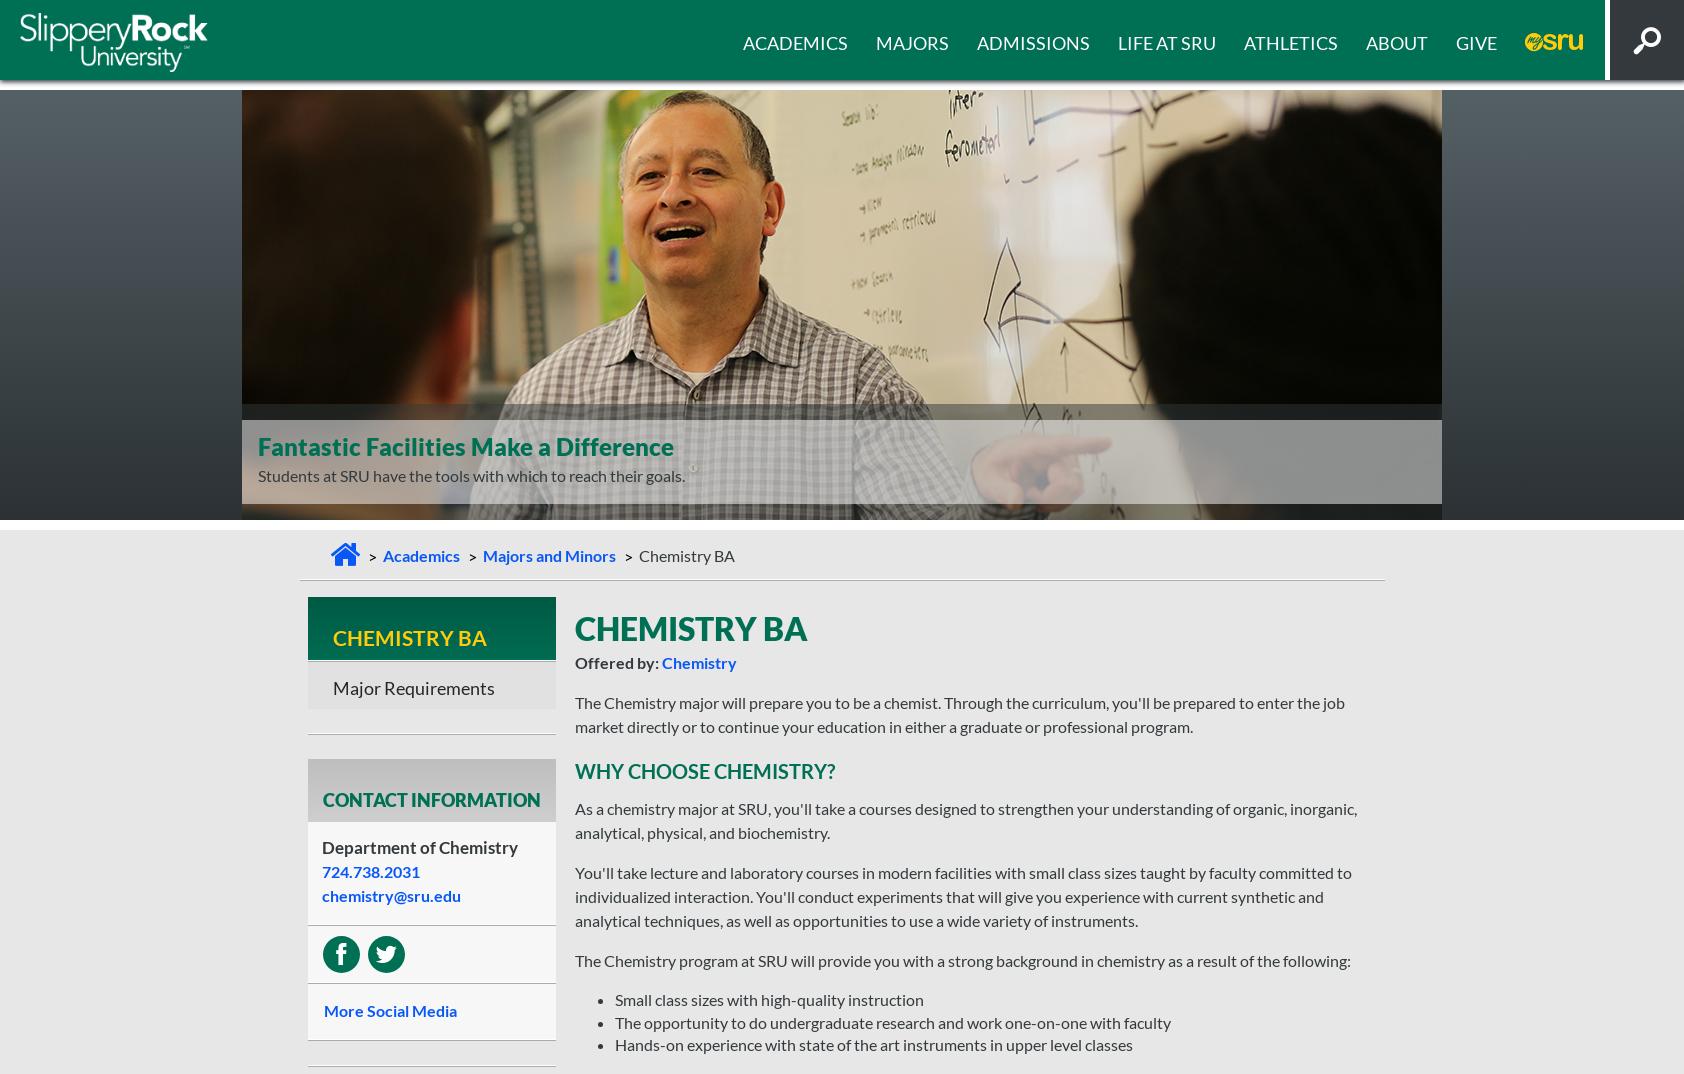  Describe the element at coordinates (959, 713) in the screenshot. I see `'The Chemistry major will prepare you to be a chemist. Through the curriculum, you'll be prepared to enter the job market directly or to continue your education in either a graduate or professional program.'` at that location.